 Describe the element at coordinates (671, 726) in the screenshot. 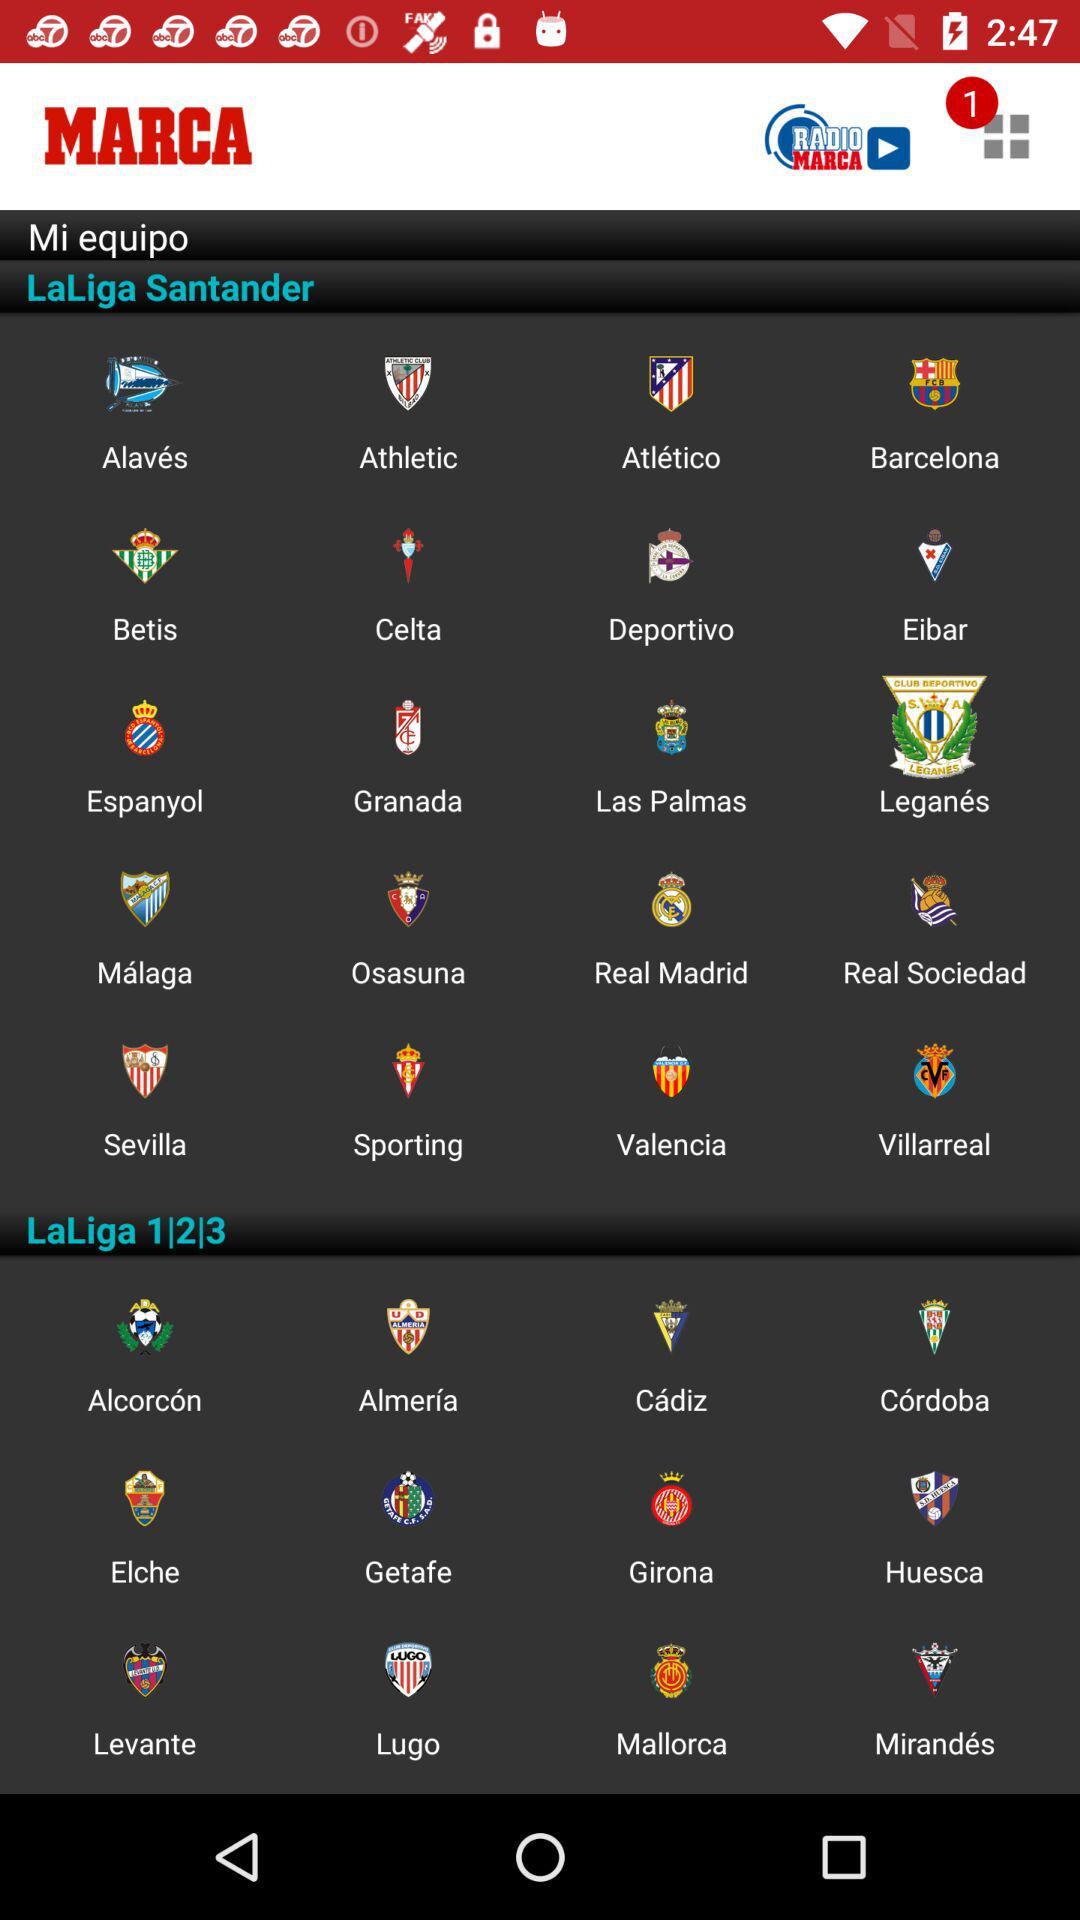

I see `the settings icon` at that location.